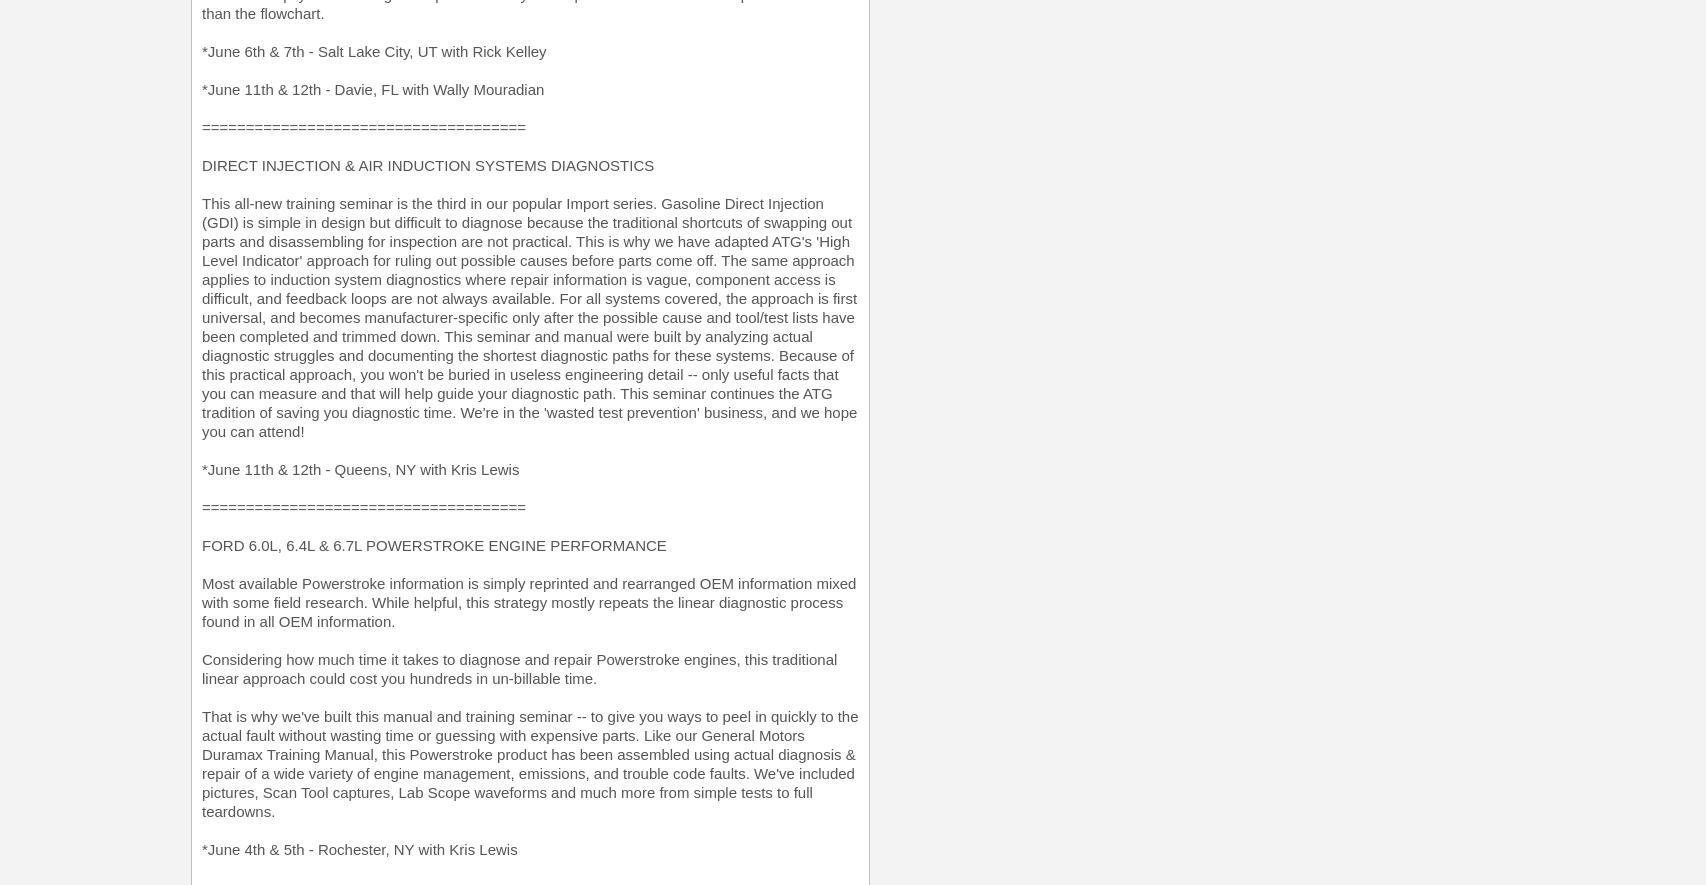 This screenshot has width=1706, height=885. I want to click on 'FORD 6.0L, 6.4L & 6.7L POWERSTROKE ENGINE PERFORMANCE', so click(433, 544).